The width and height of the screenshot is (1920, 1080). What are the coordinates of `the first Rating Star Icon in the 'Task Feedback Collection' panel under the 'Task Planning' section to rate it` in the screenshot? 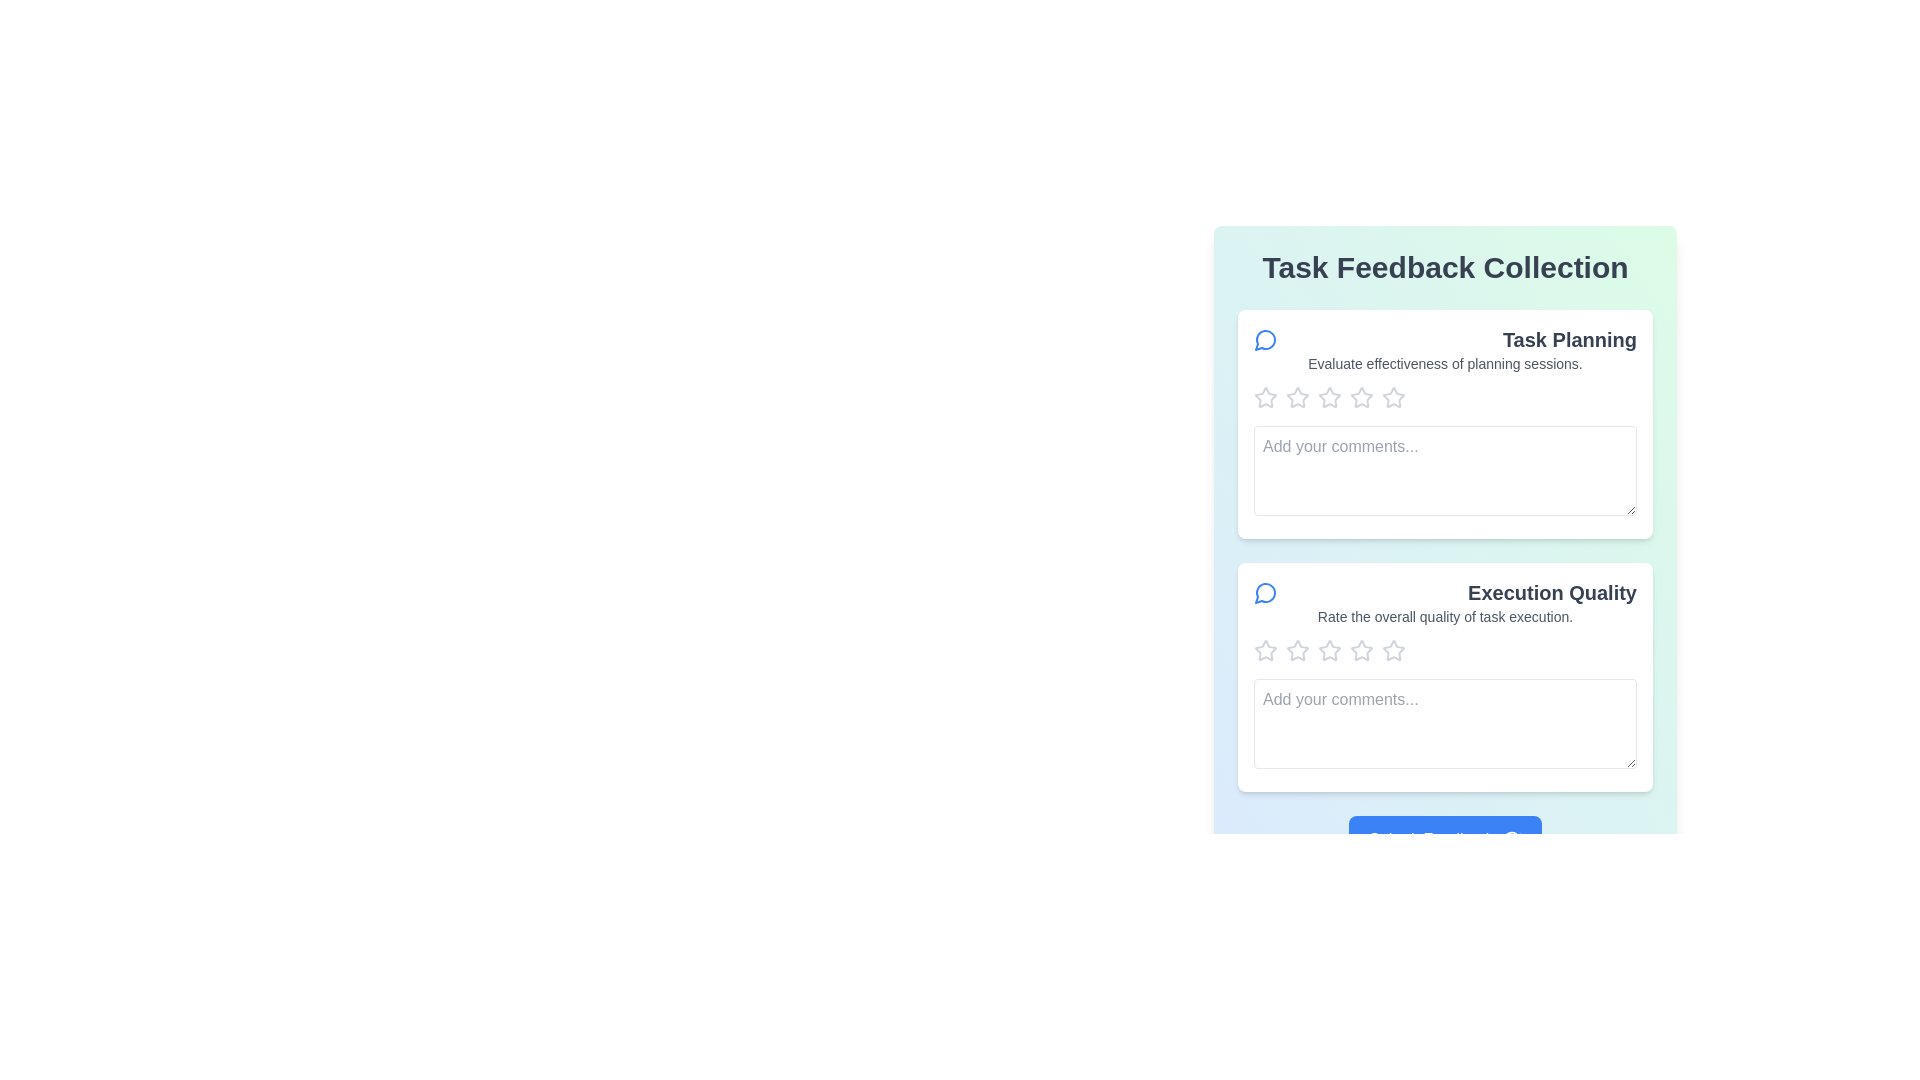 It's located at (1265, 397).